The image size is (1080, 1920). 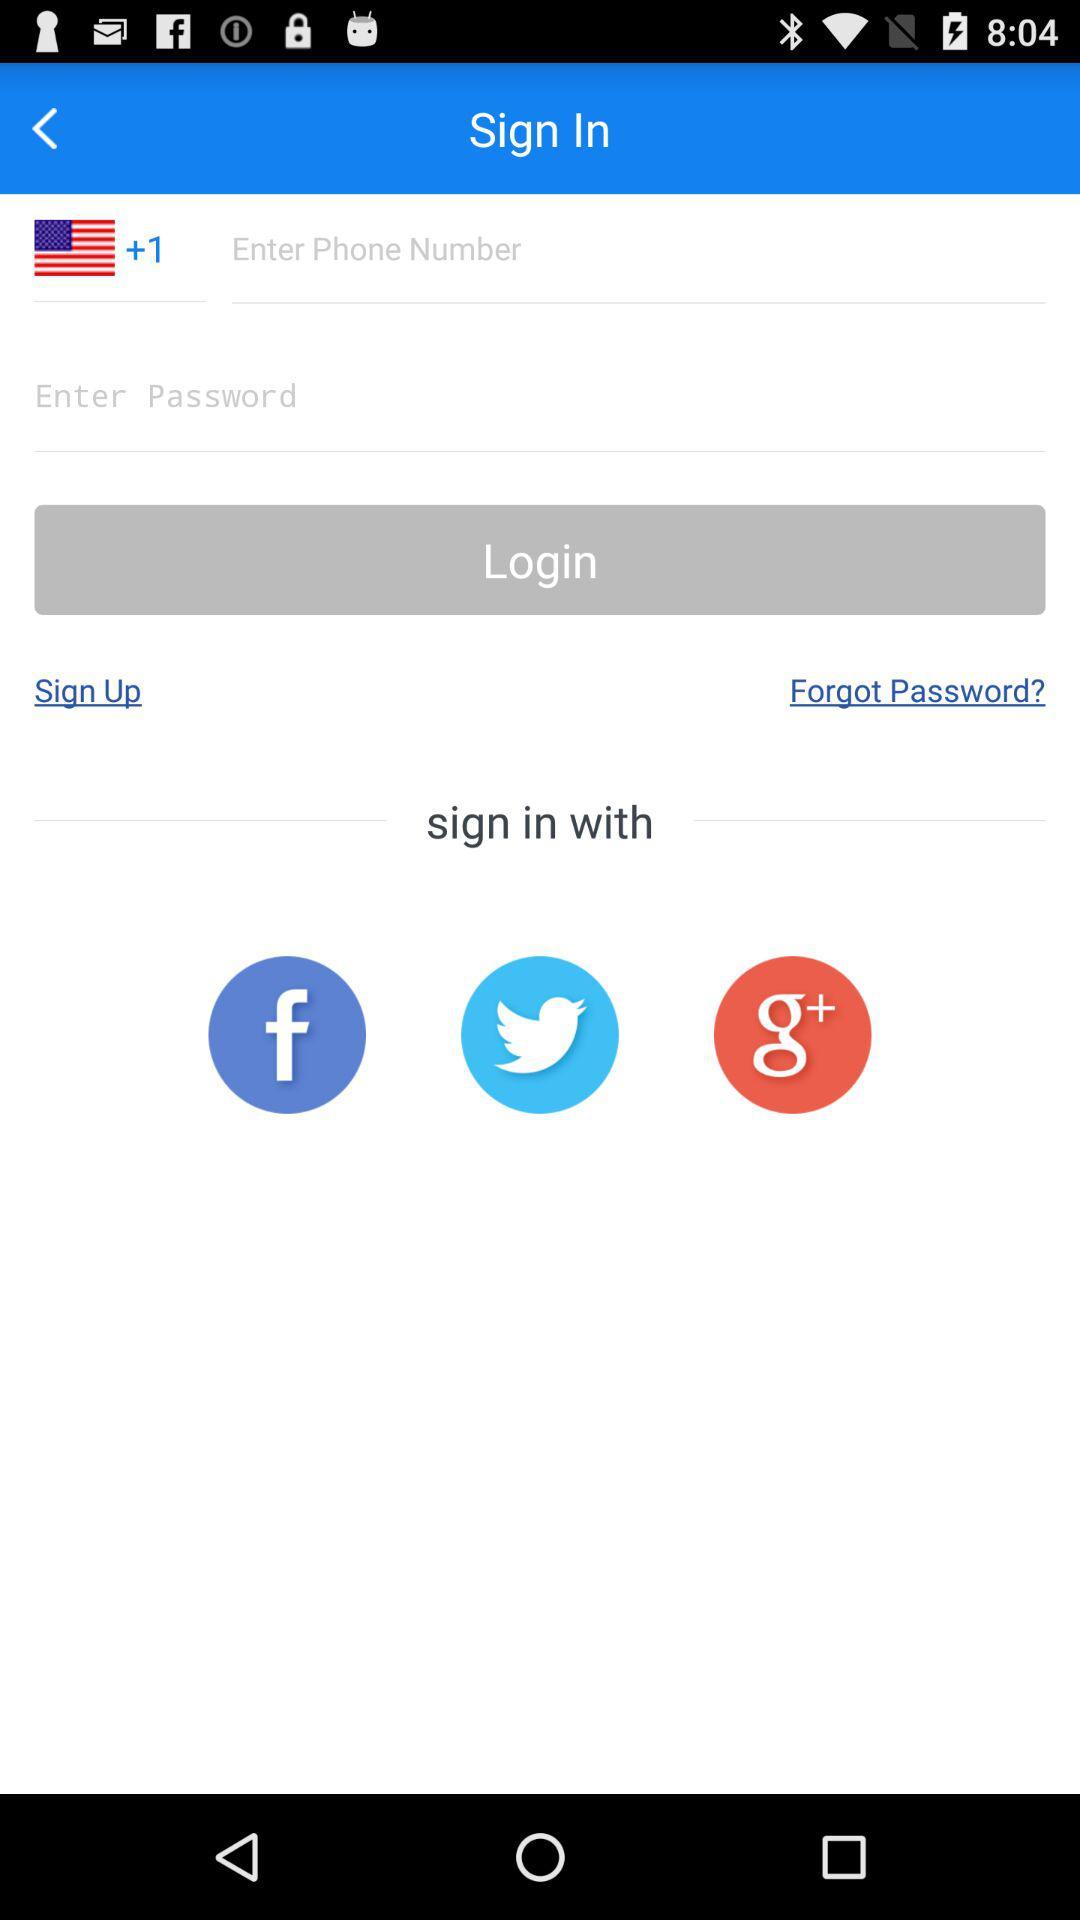 What do you see at coordinates (638, 247) in the screenshot?
I see `phone number` at bounding box center [638, 247].